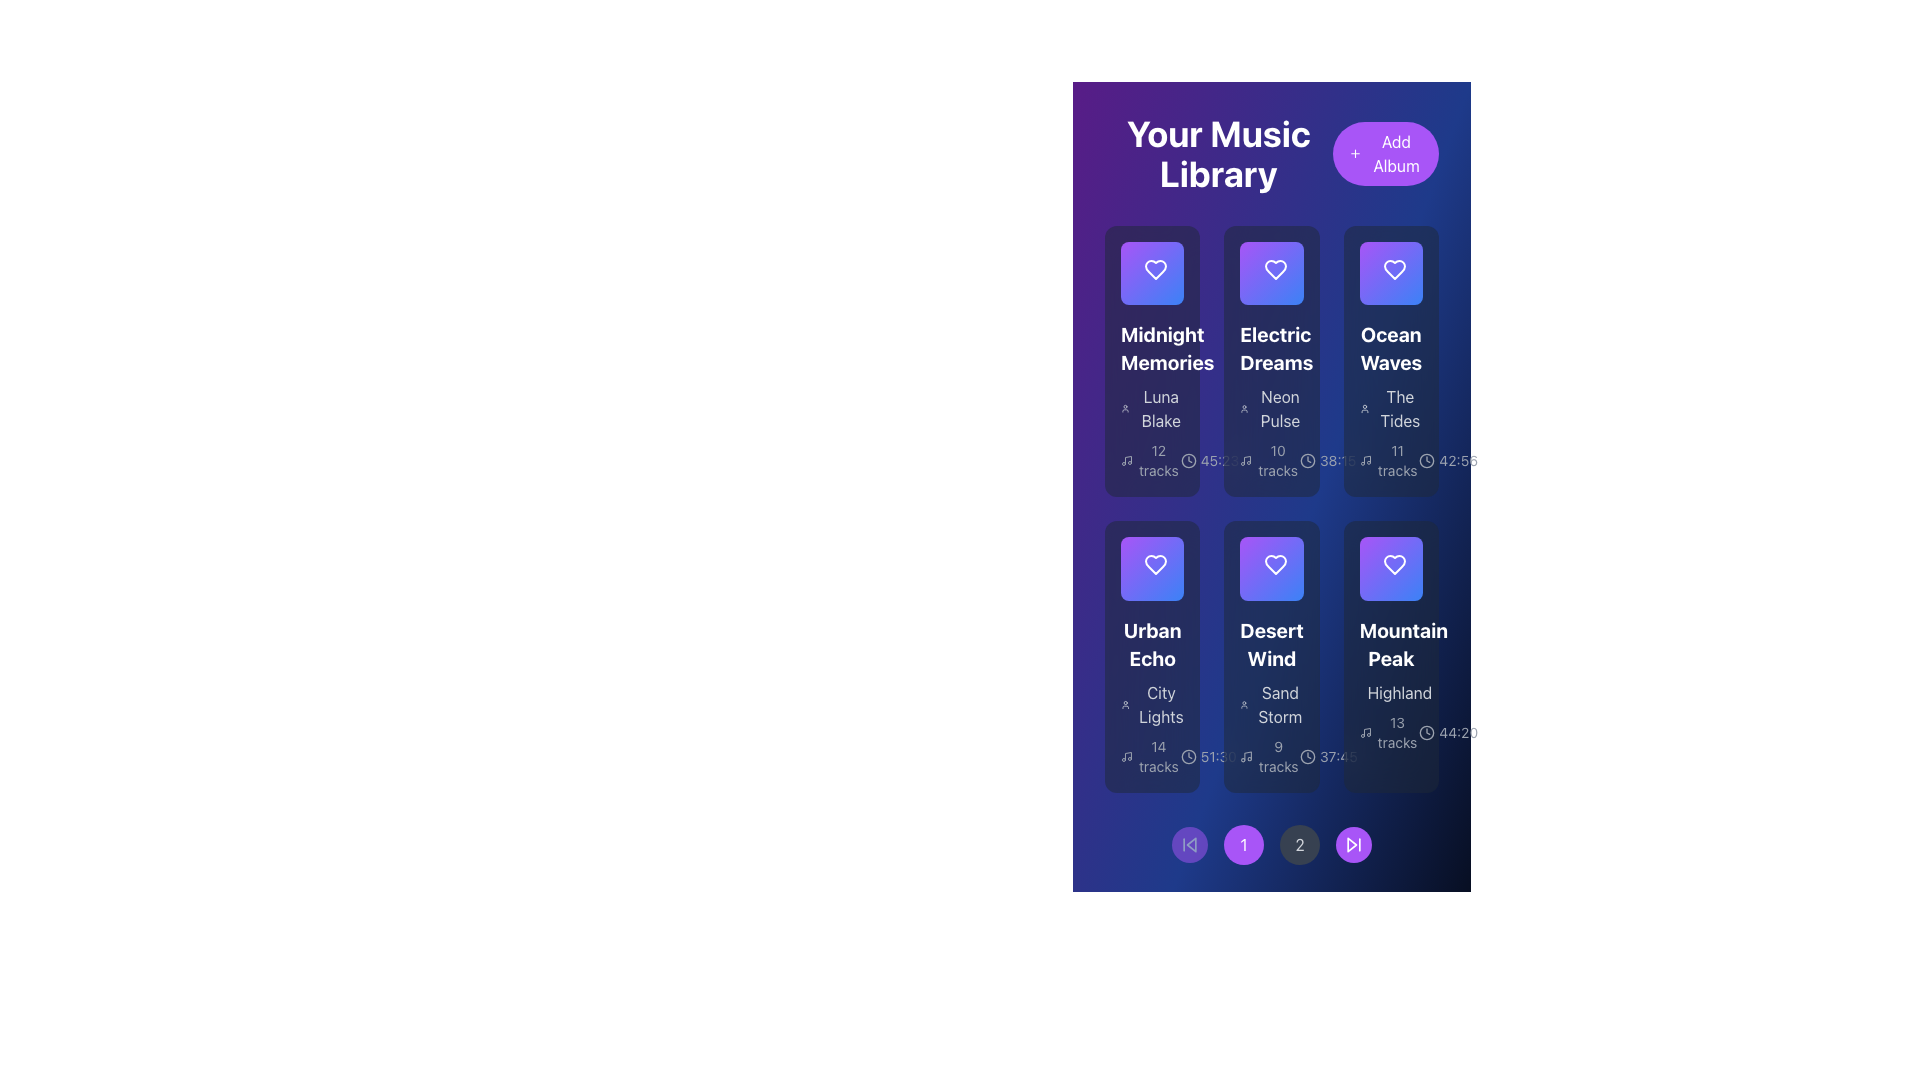  Describe the element at coordinates (1152, 569) in the screenshot. I see `the square-shaped button with a gradient background from purple to blue, featuring a white heart icon, located in the middle row, leftmost column of the grid layout of the 'Urban Echo' card` at that location.